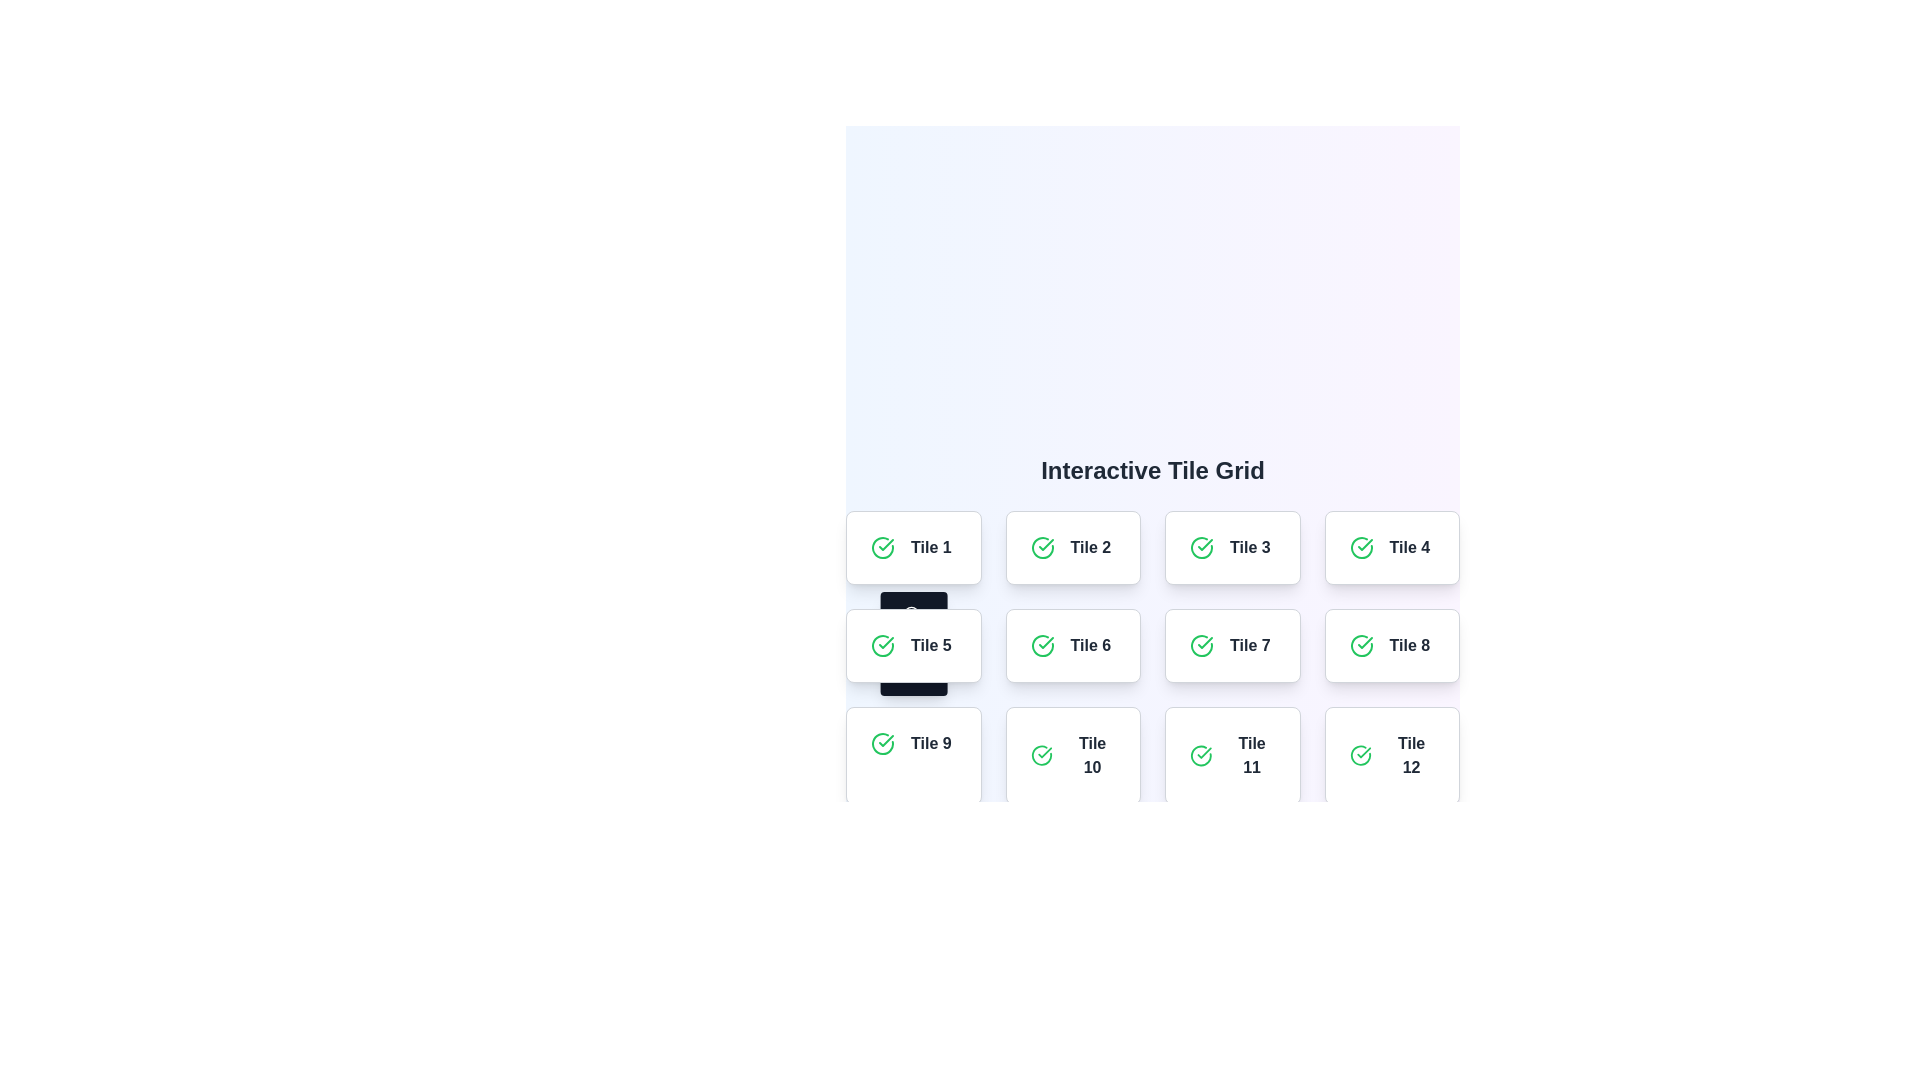 The height and width of the screenshot is (1080, 1920). I want to click on the visual indicator Icon located on the left side of 'Tile 9' in the UI grid layout, which represents the completion or success state, so click(882, 744).